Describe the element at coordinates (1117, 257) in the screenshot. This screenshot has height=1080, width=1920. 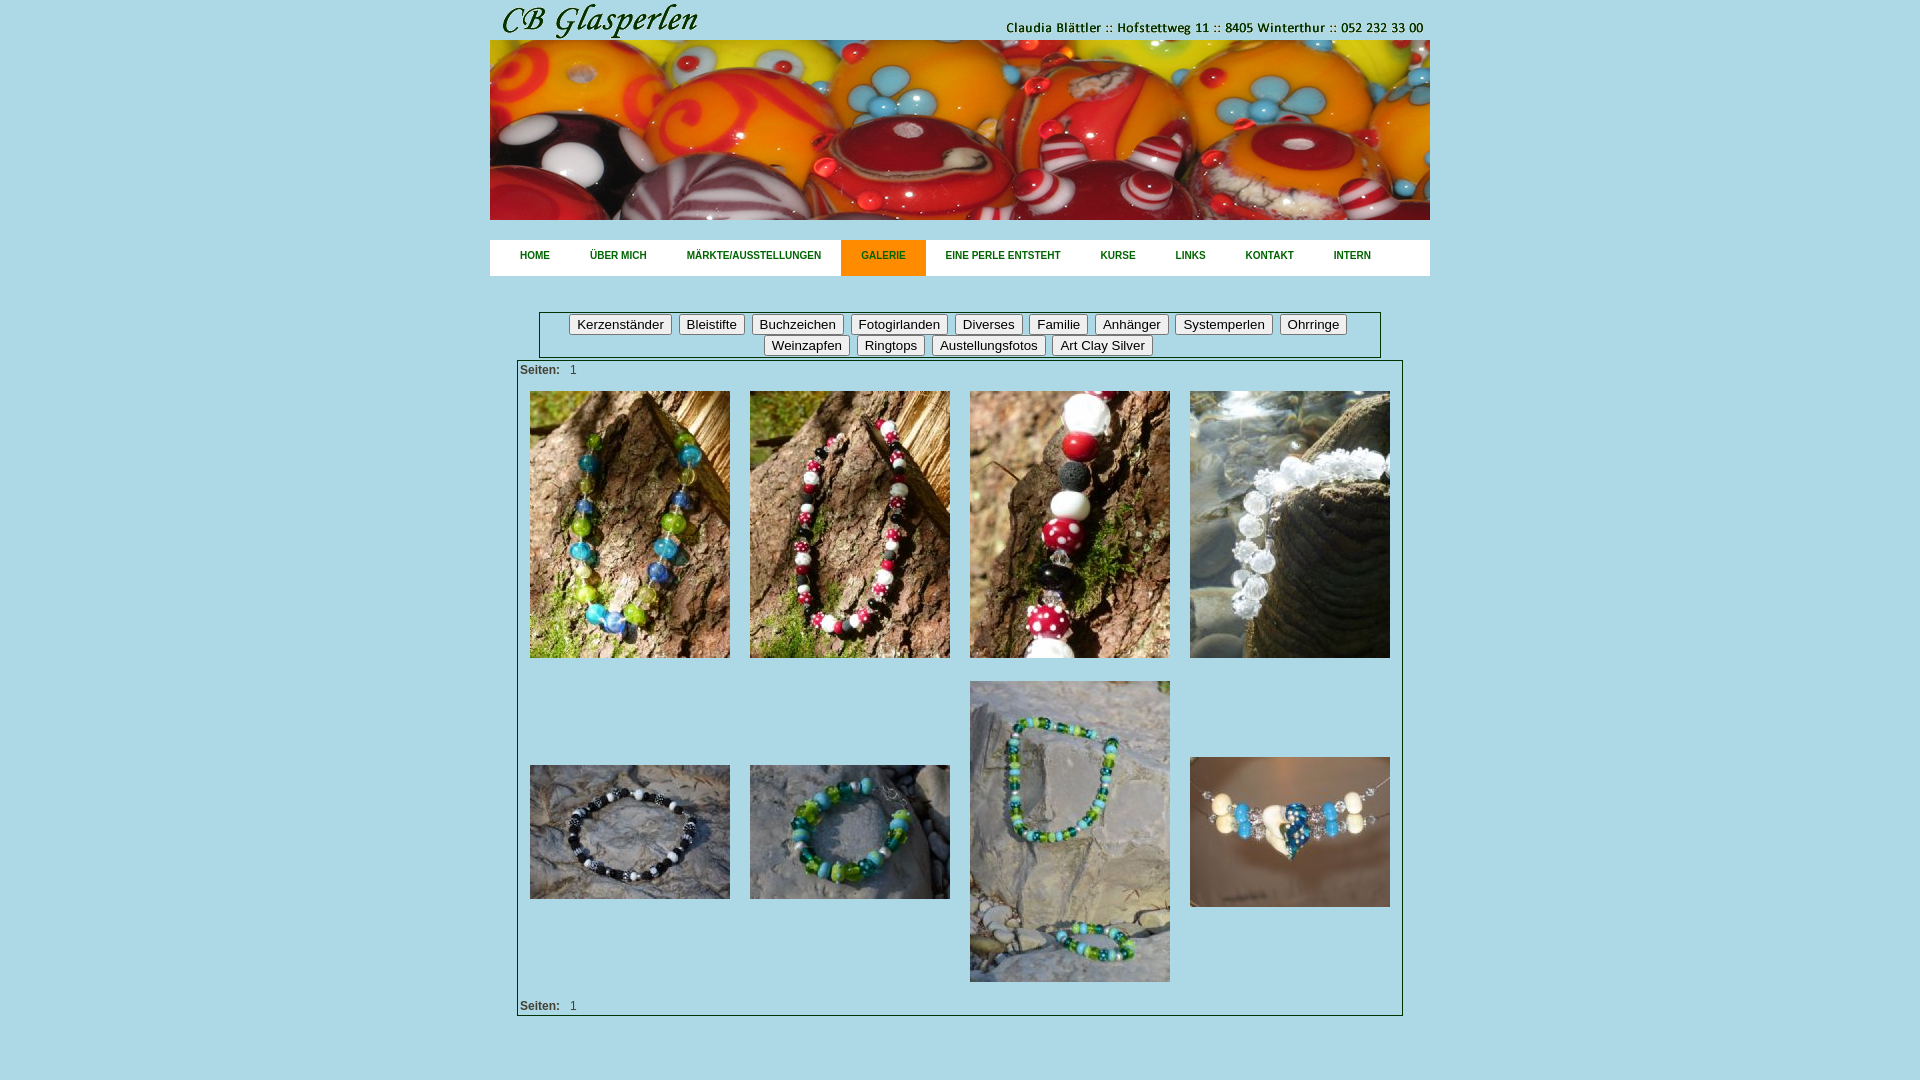
I see `'KURSE'` at that location.